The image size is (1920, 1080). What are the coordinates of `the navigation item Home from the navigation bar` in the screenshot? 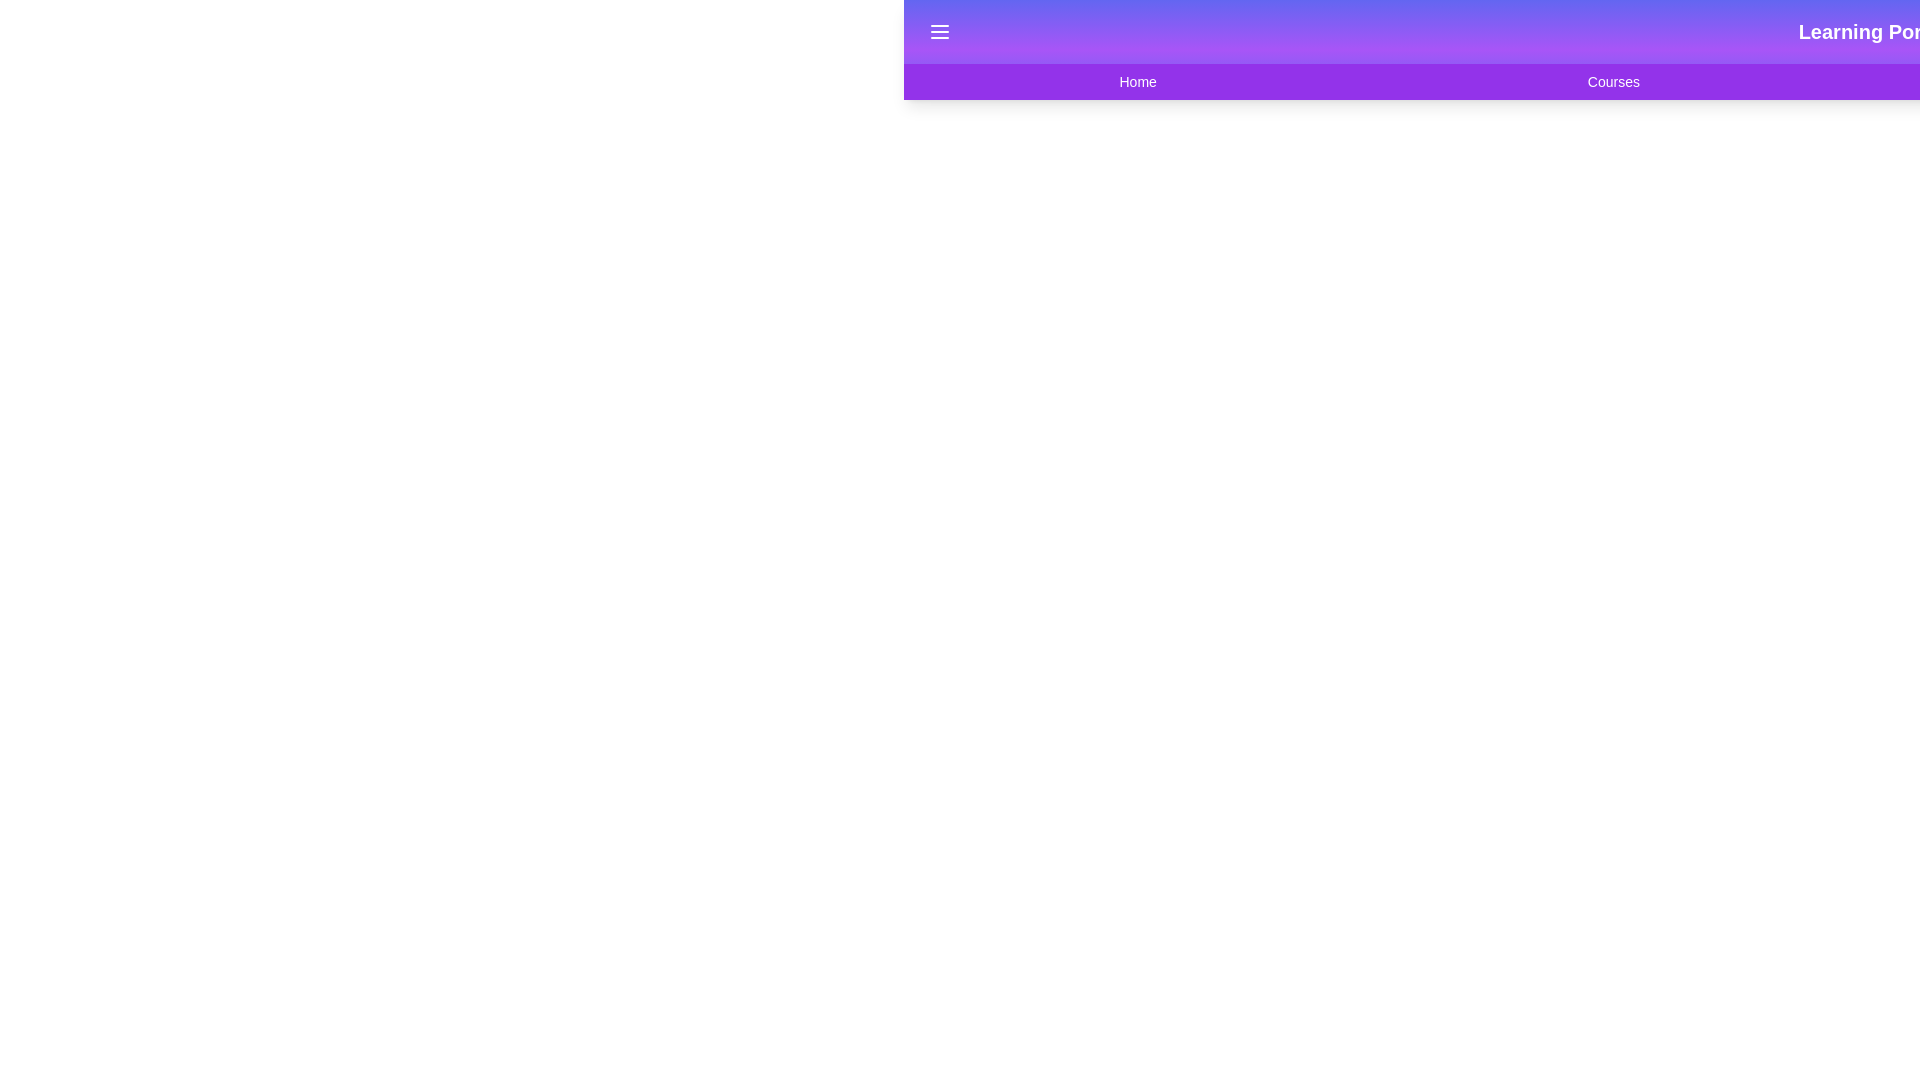 It's located at (1137, 80).